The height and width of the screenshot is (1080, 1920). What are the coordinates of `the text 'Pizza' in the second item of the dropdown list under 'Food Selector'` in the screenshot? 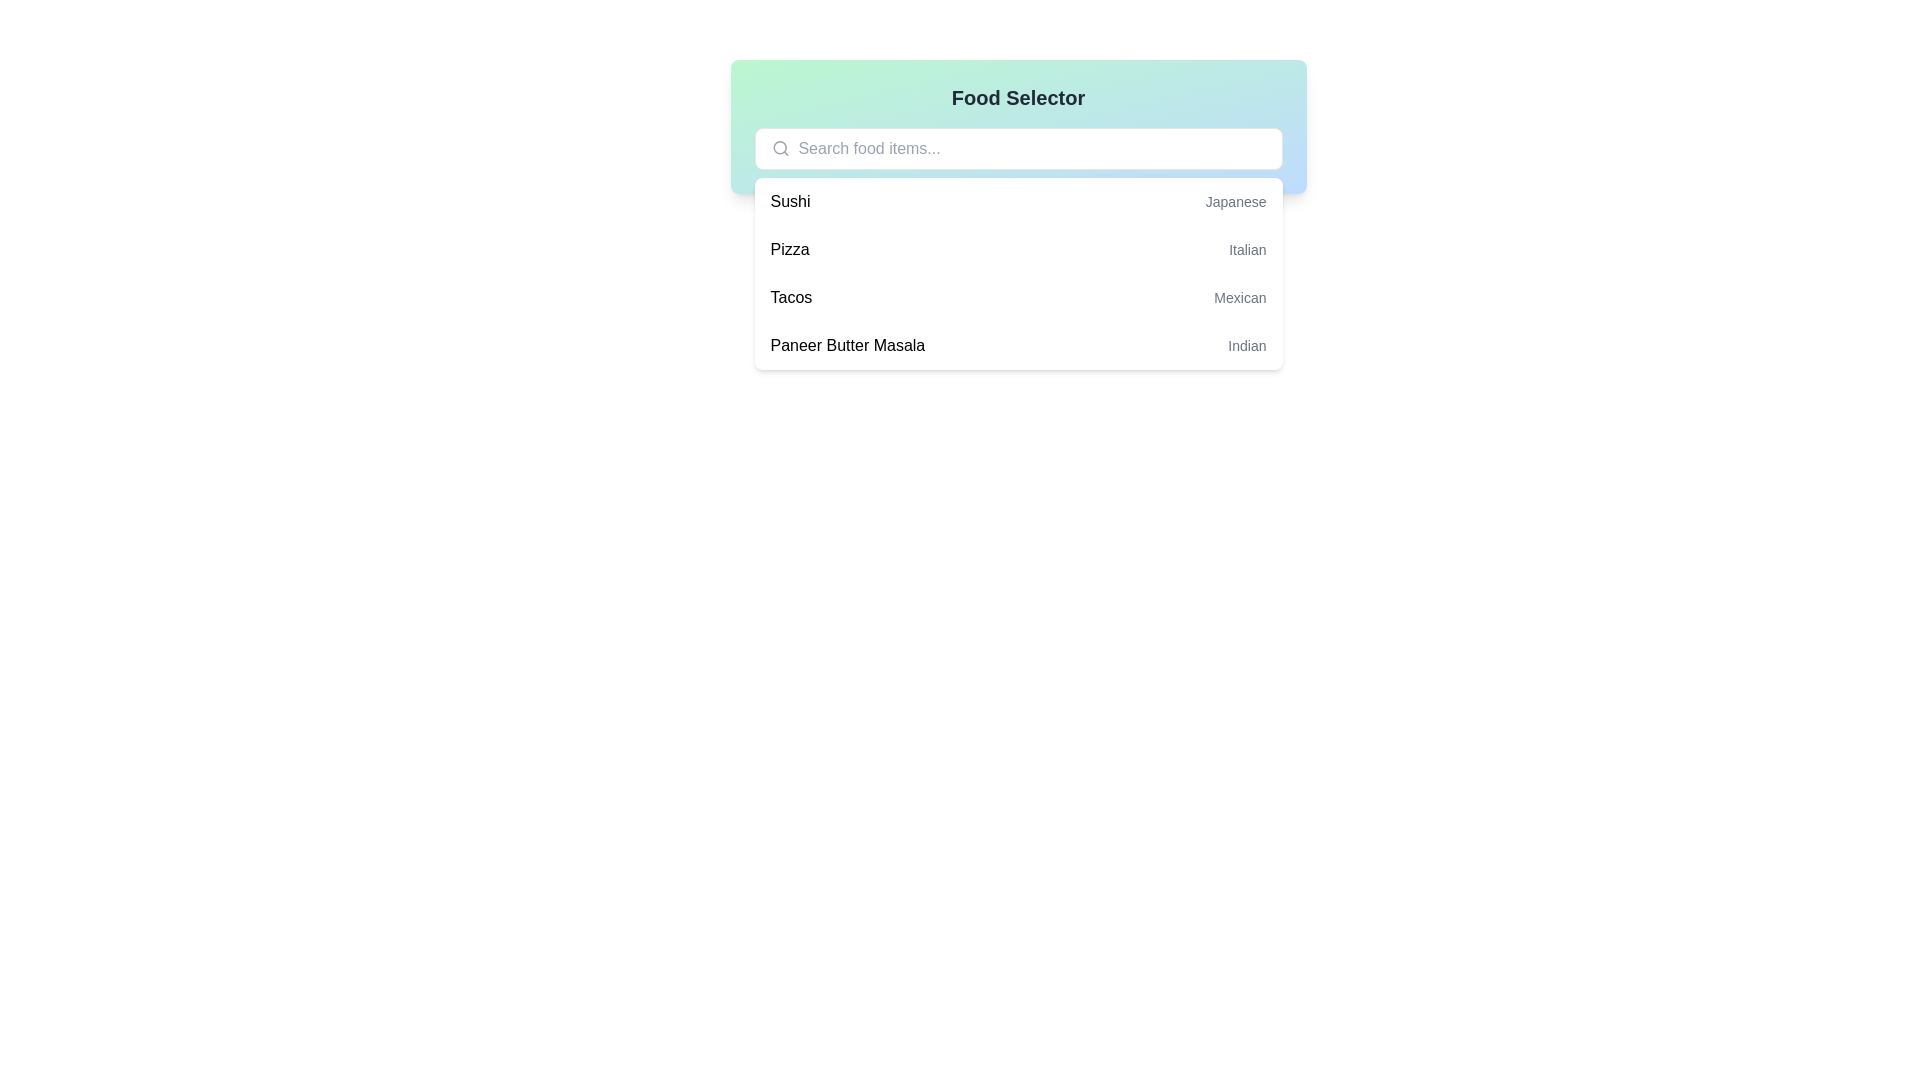 It's located at (789, 249).